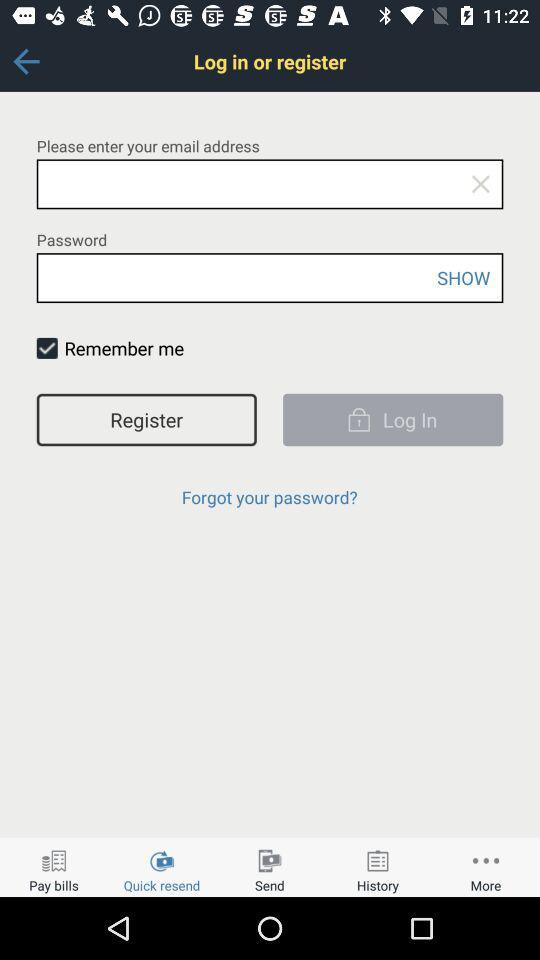 The height and width of the screenshot is (960, 540). Describe the element at coordinates (47, 348) in the screenshot. I see `switch remembering details` at that location.